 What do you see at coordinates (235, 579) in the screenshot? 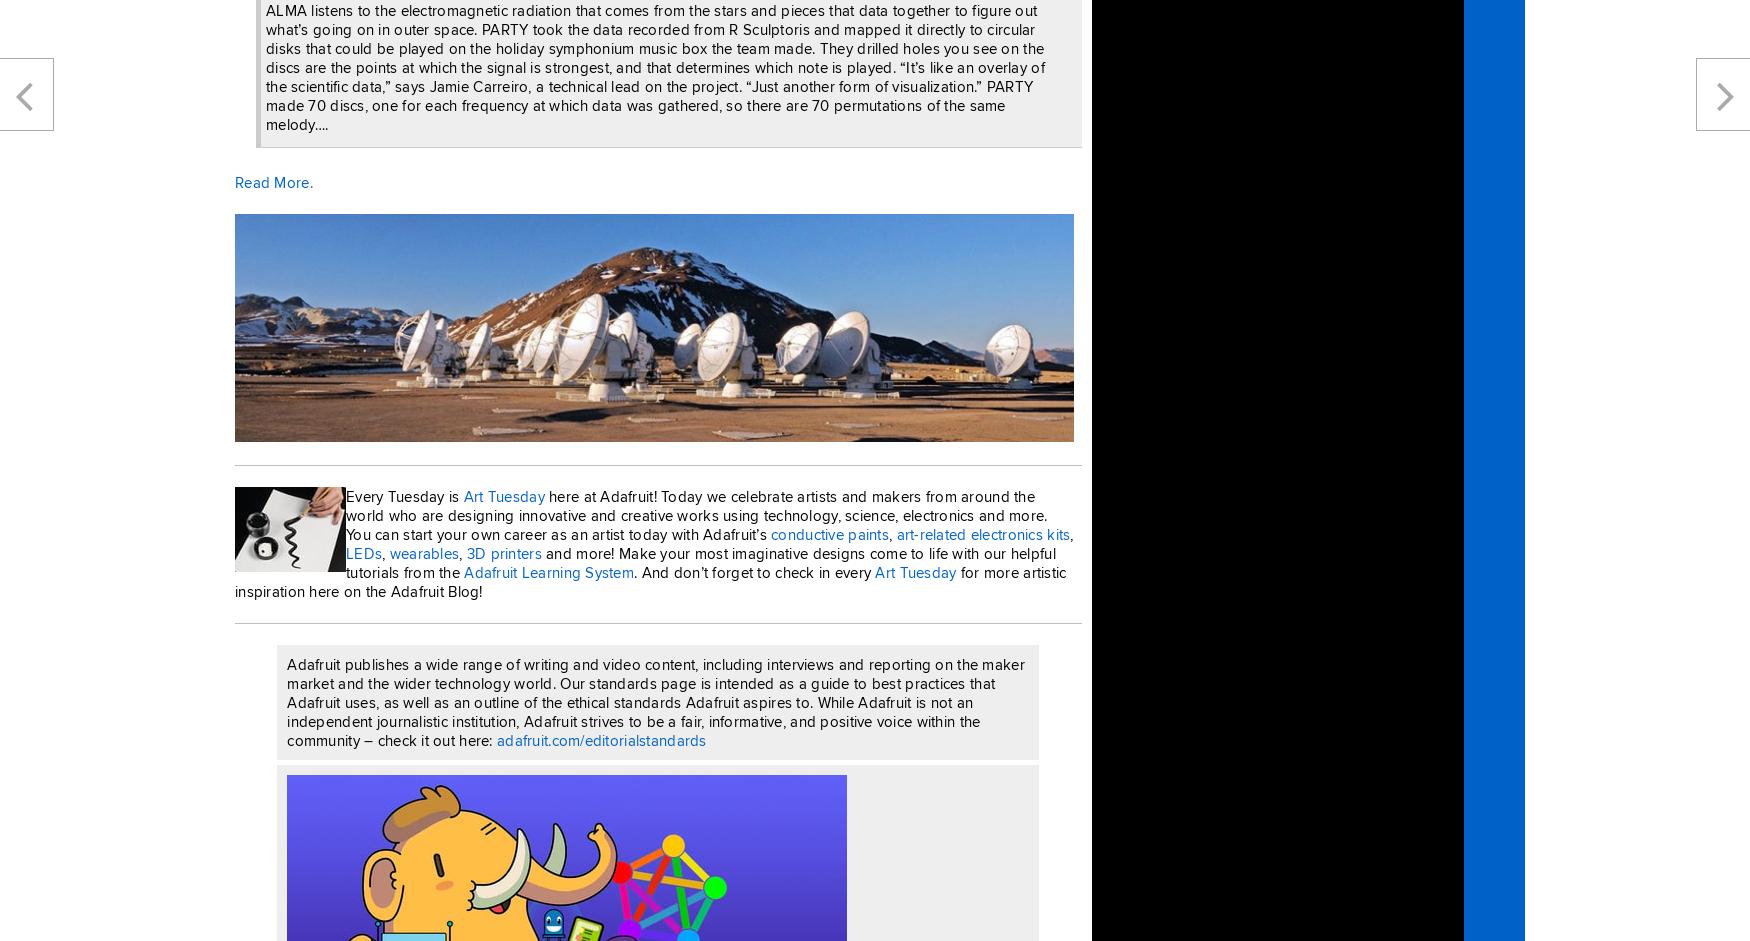
I see `'for more artistic inspiration here on the Adafruit Blog!'` at bounding box center [235, 579].